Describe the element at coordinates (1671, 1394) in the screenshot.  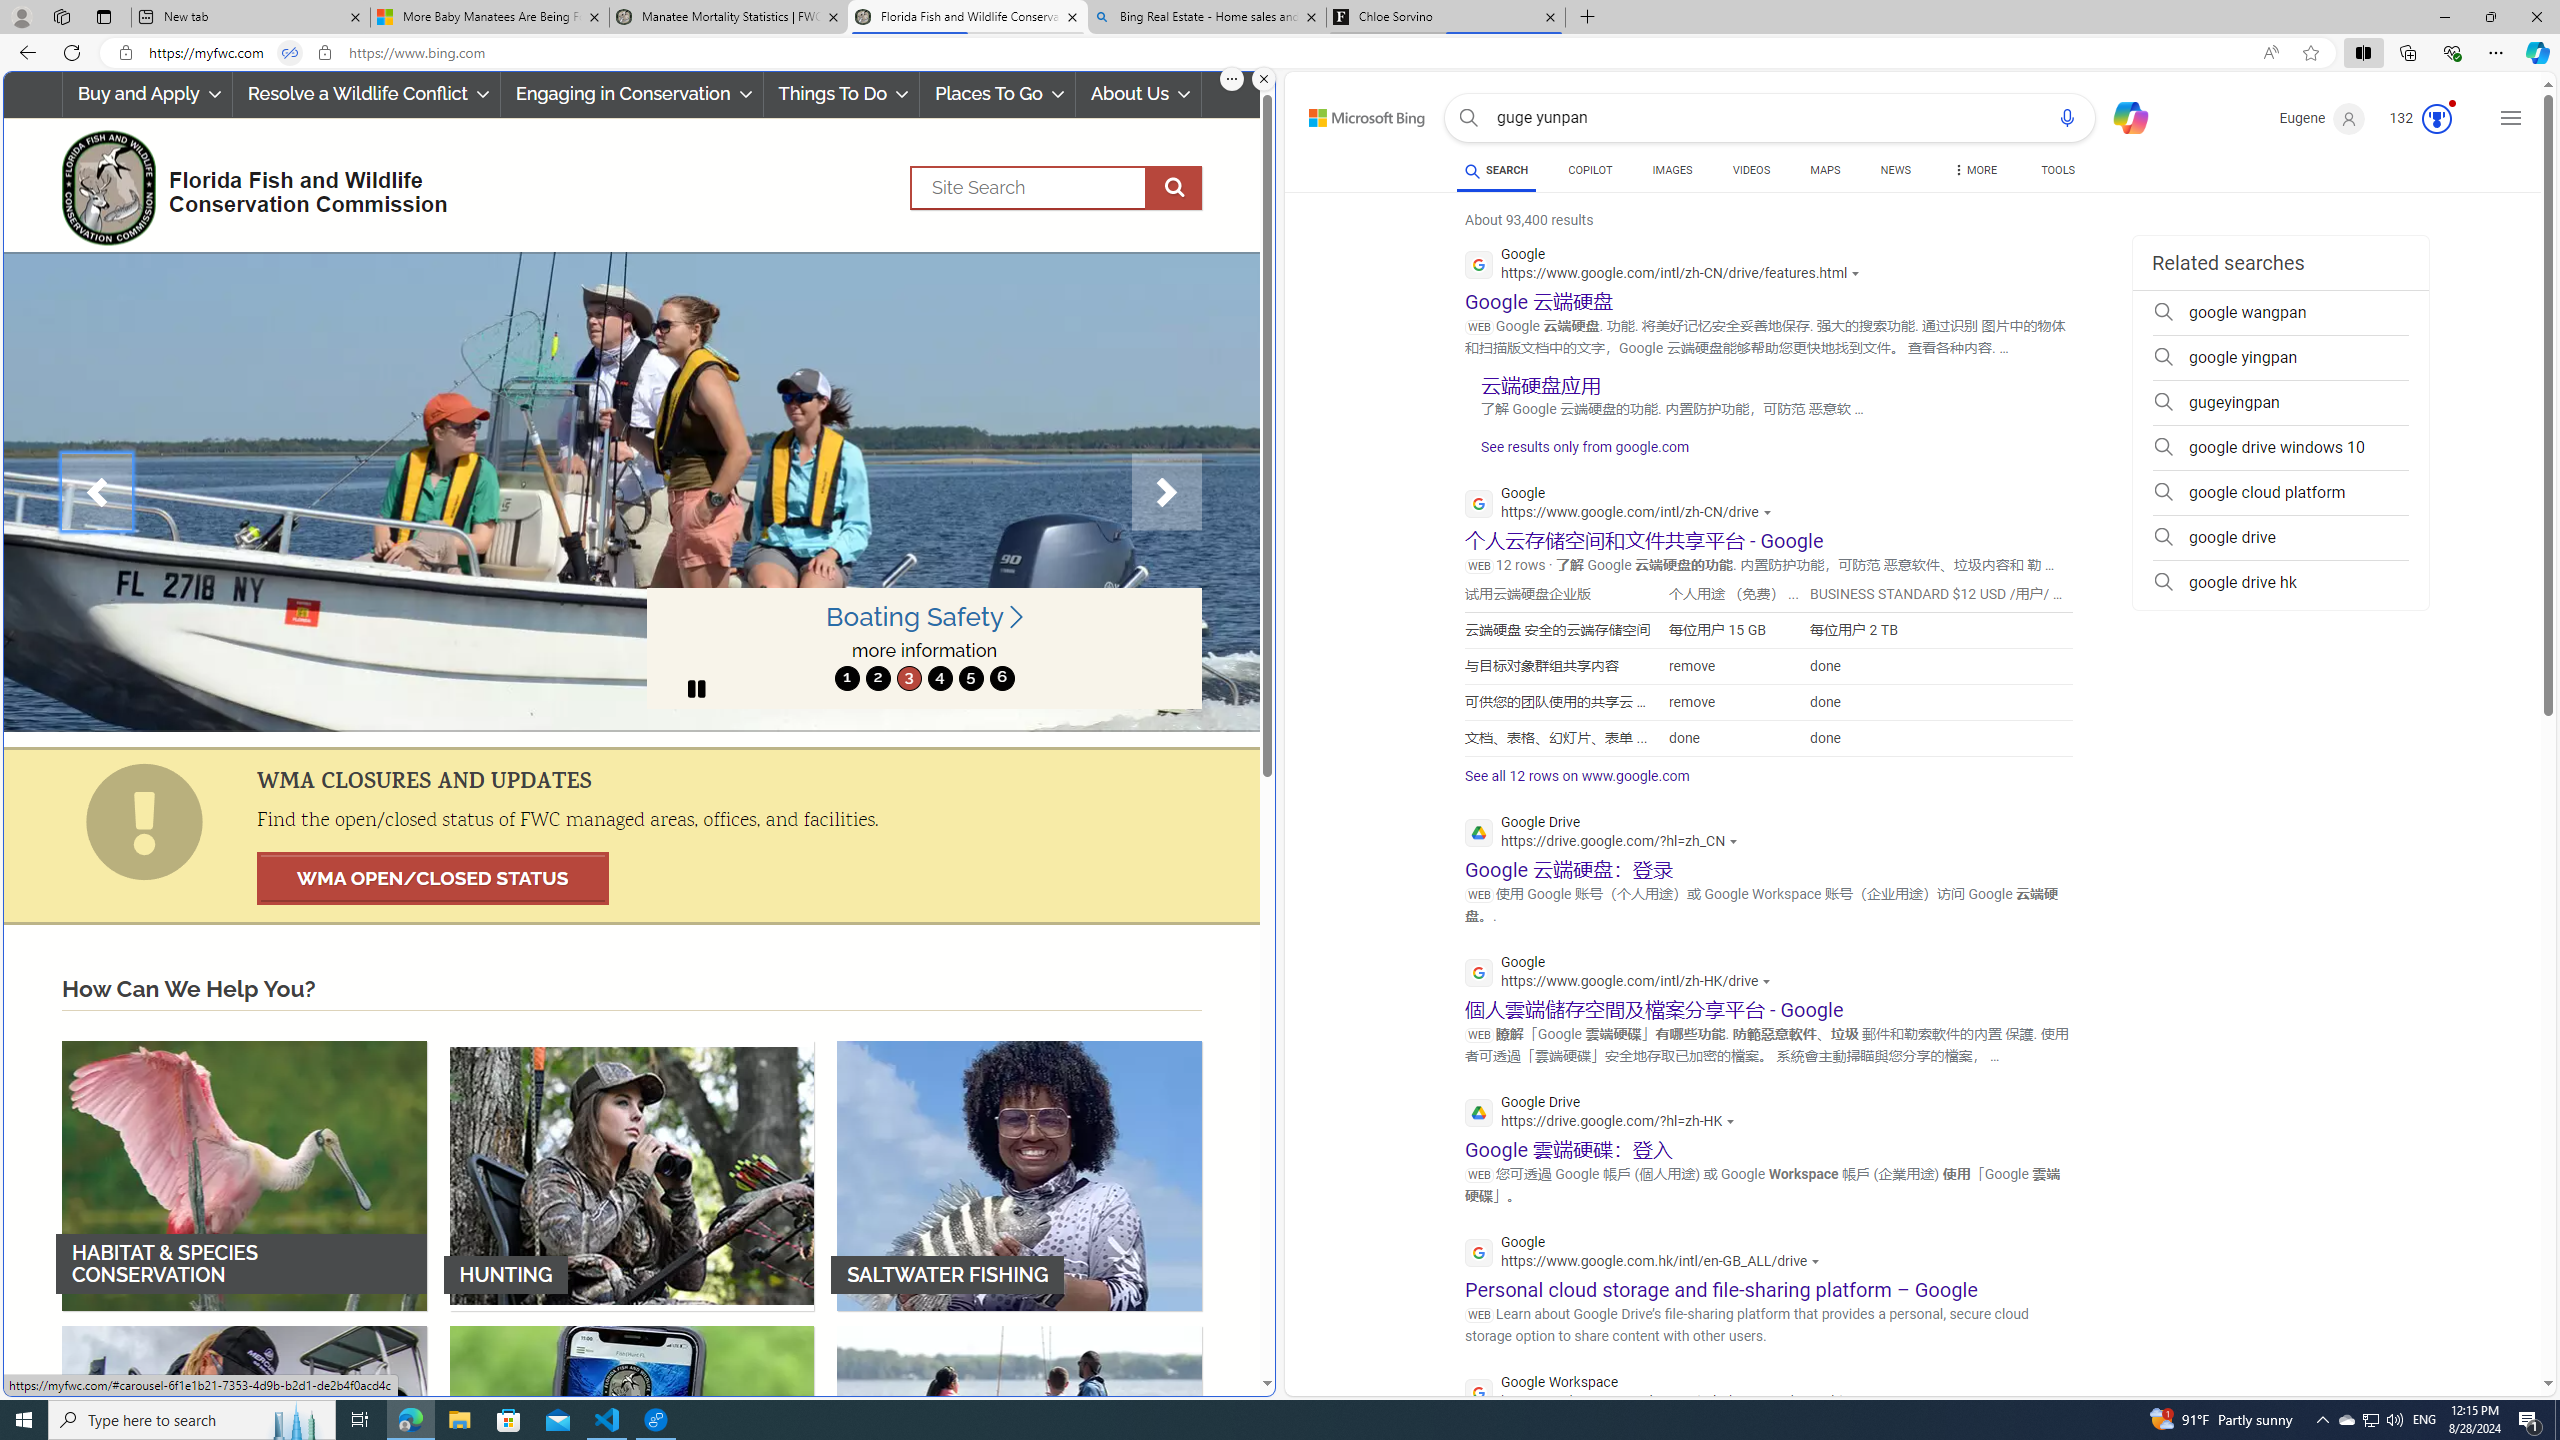
I see `'Google Workspace'` at that location.